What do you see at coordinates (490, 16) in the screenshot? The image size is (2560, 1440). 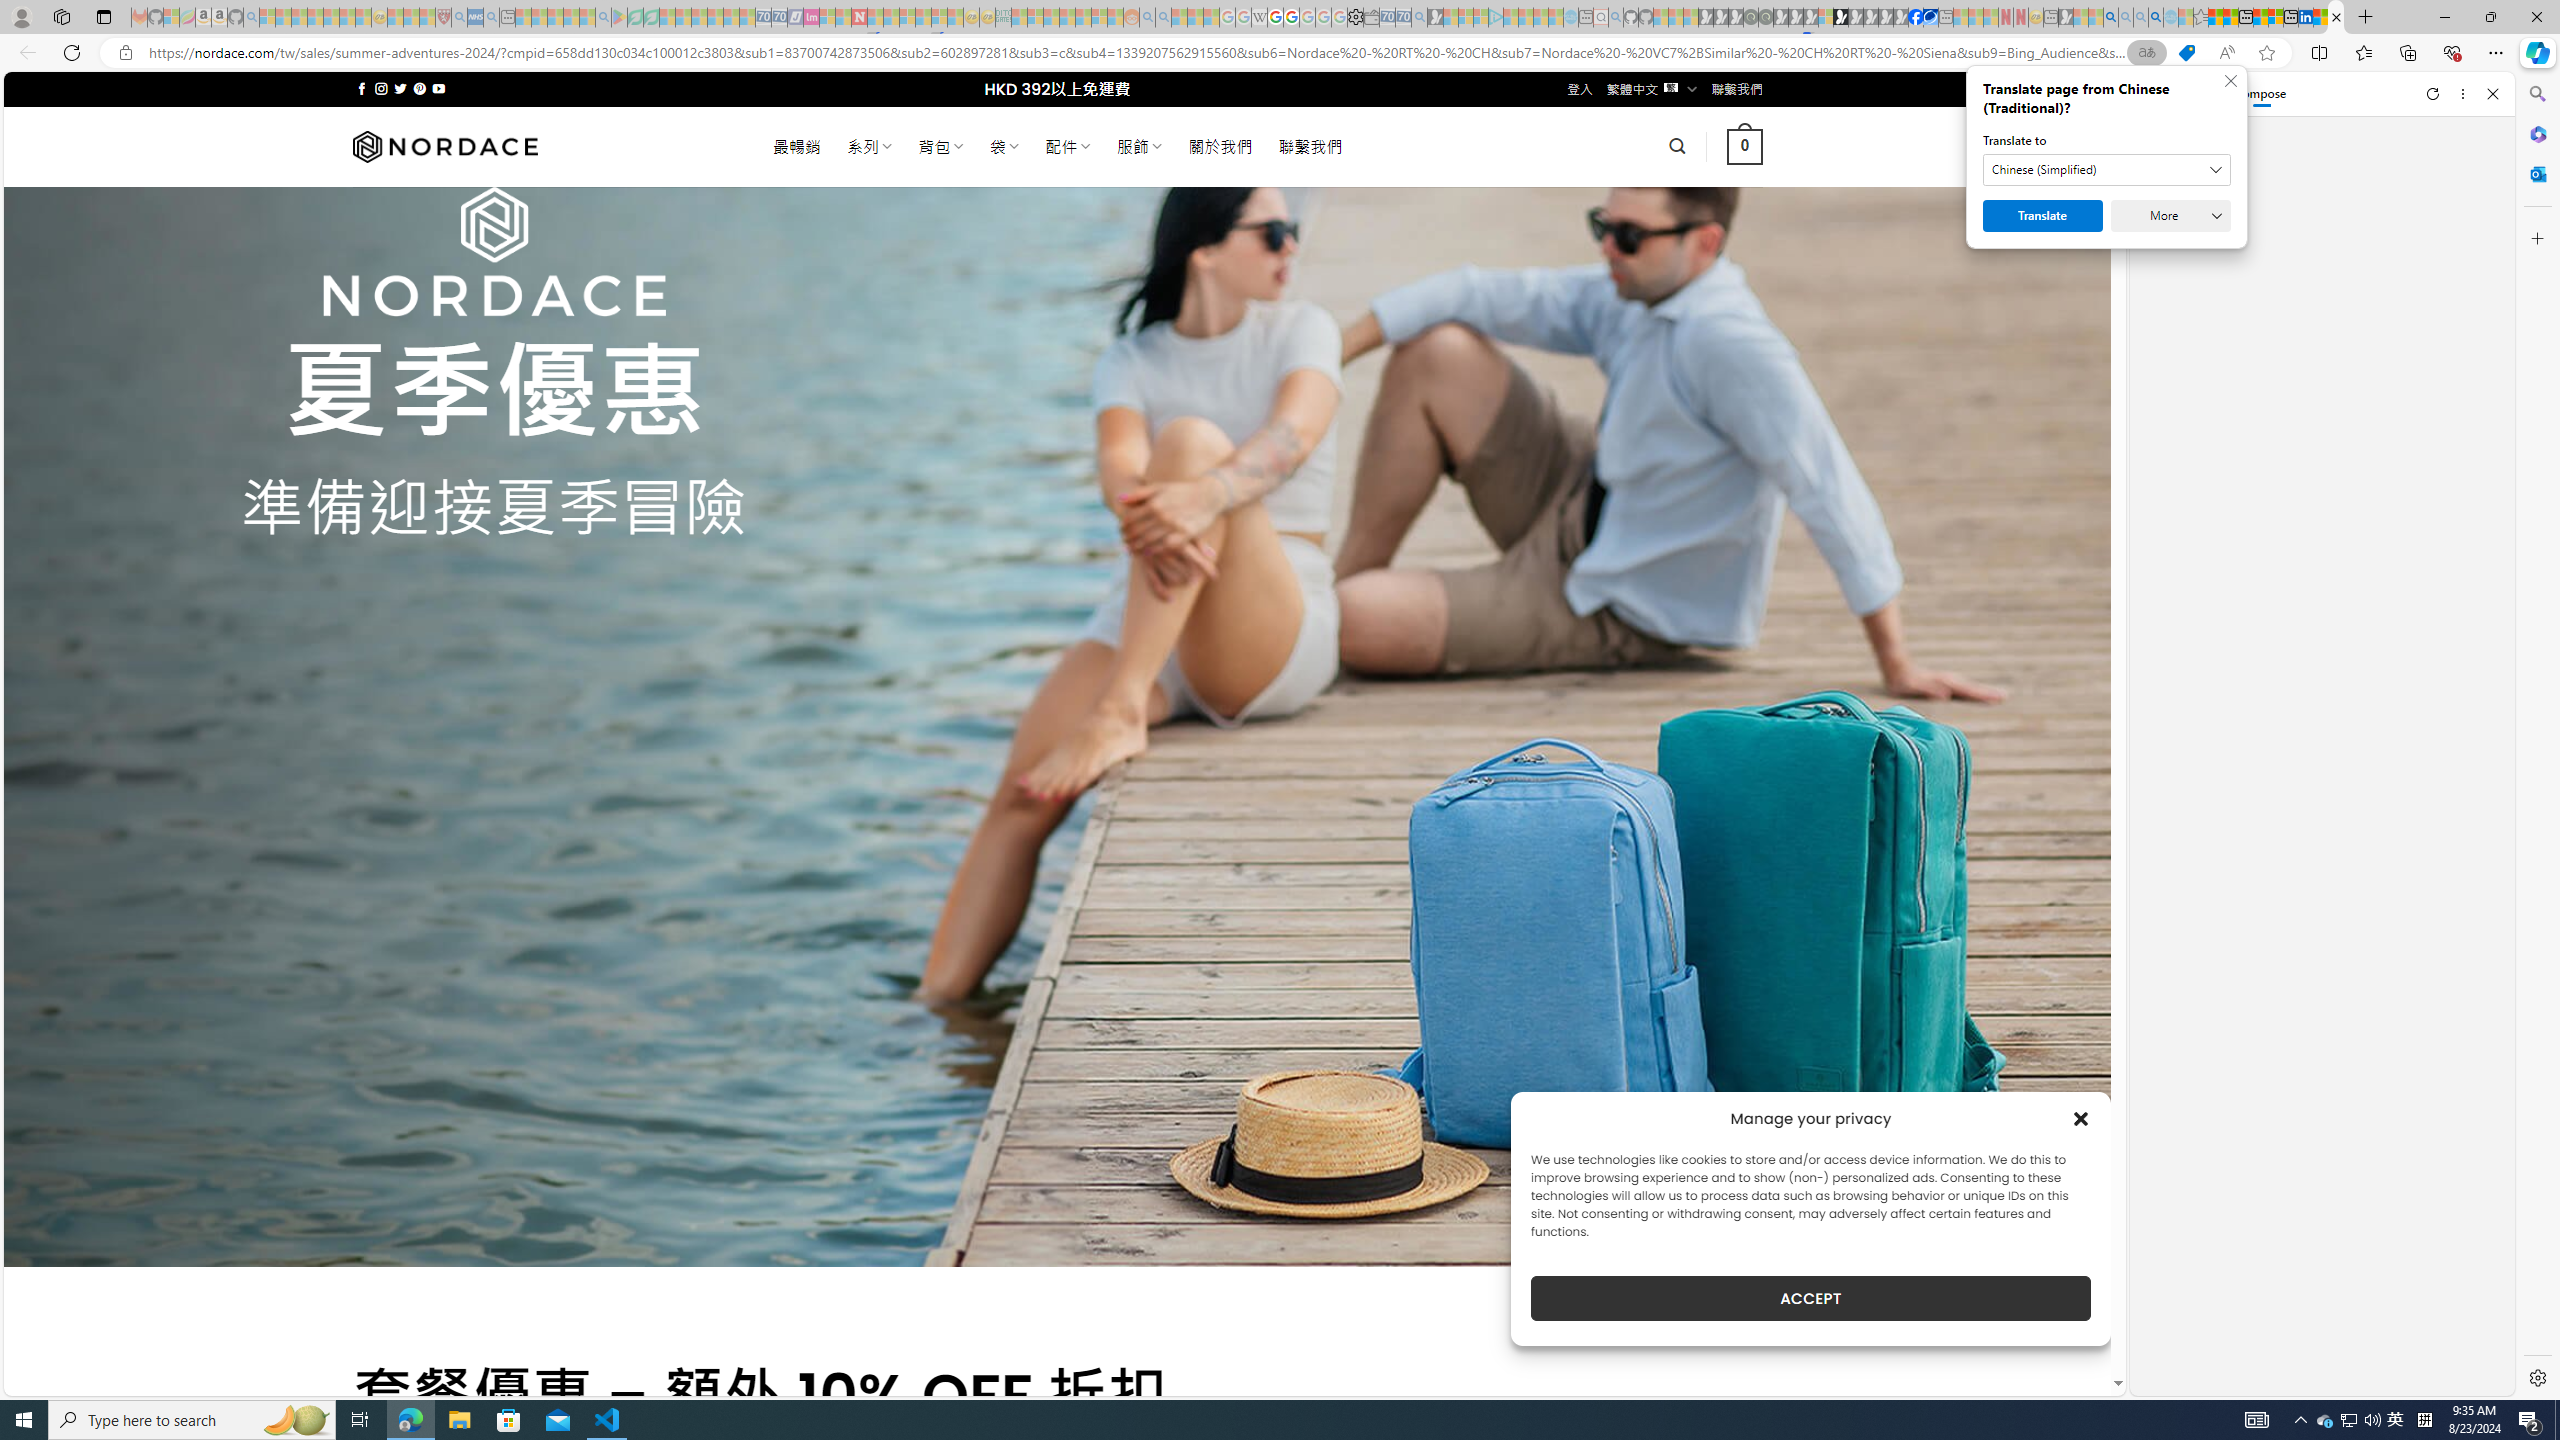 I see `'utah sues federal government - Search - Sleeping'` at bounding box center [490, 16].